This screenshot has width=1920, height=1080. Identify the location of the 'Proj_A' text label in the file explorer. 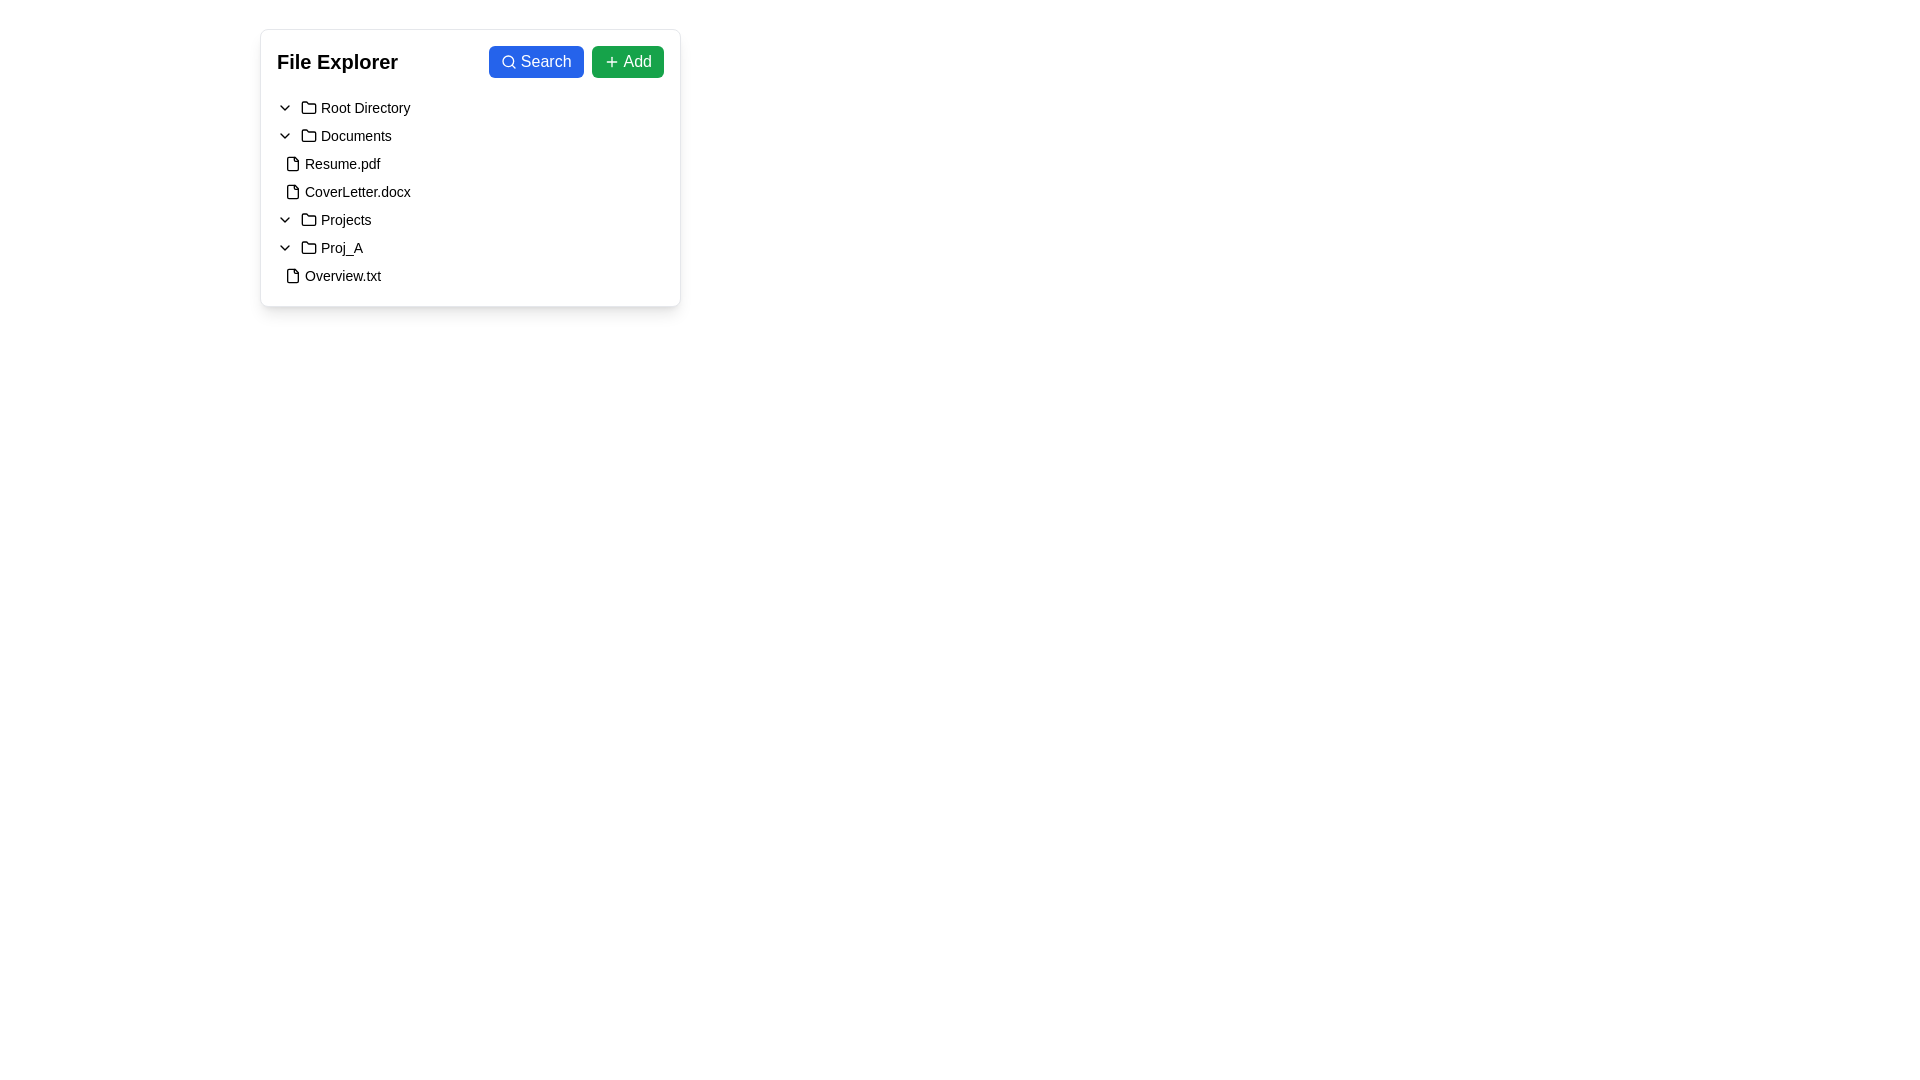
(331, 246).